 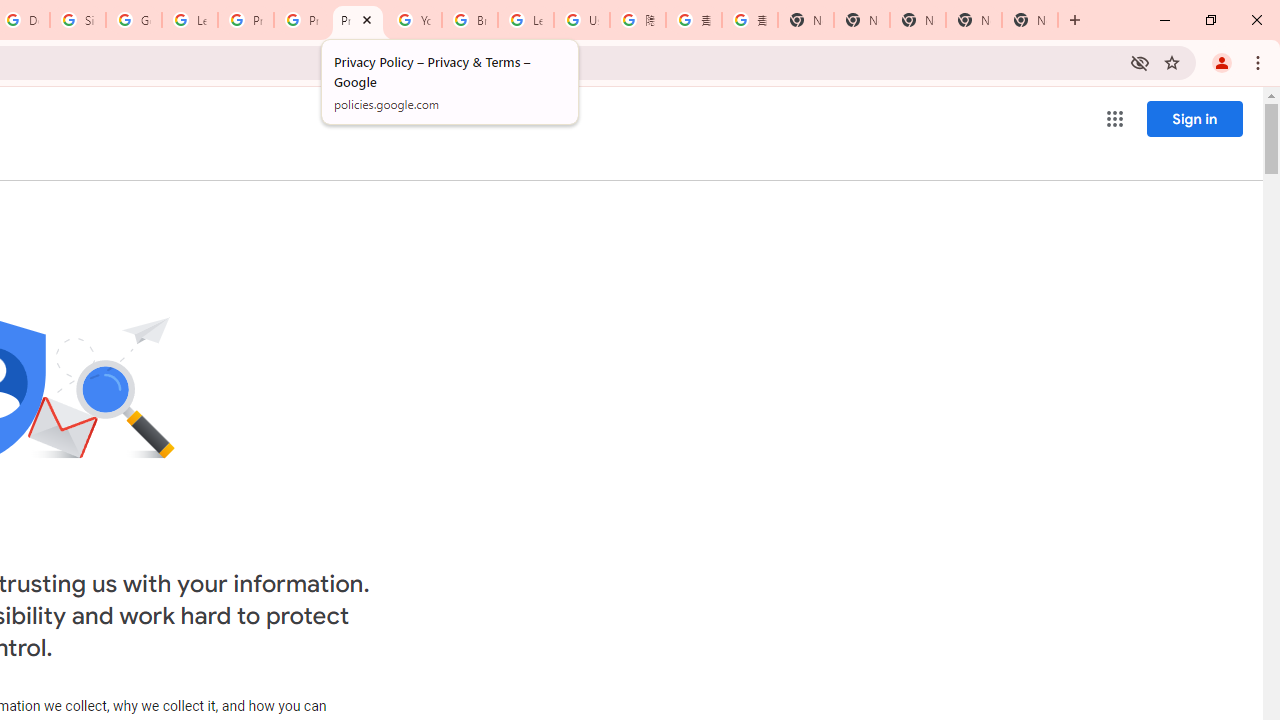 What do you see at coordinates (1113, 119) in the screenshot?
I see `'Google apps'` at bounding box center [1113, 119].